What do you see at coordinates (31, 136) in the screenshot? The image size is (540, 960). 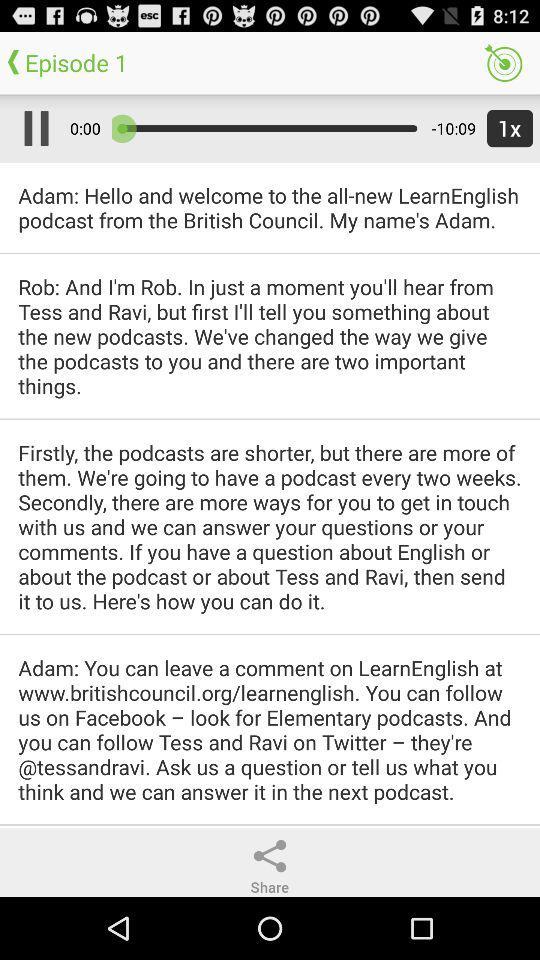 I see `the pause icon` at bounding box center [31, 136].